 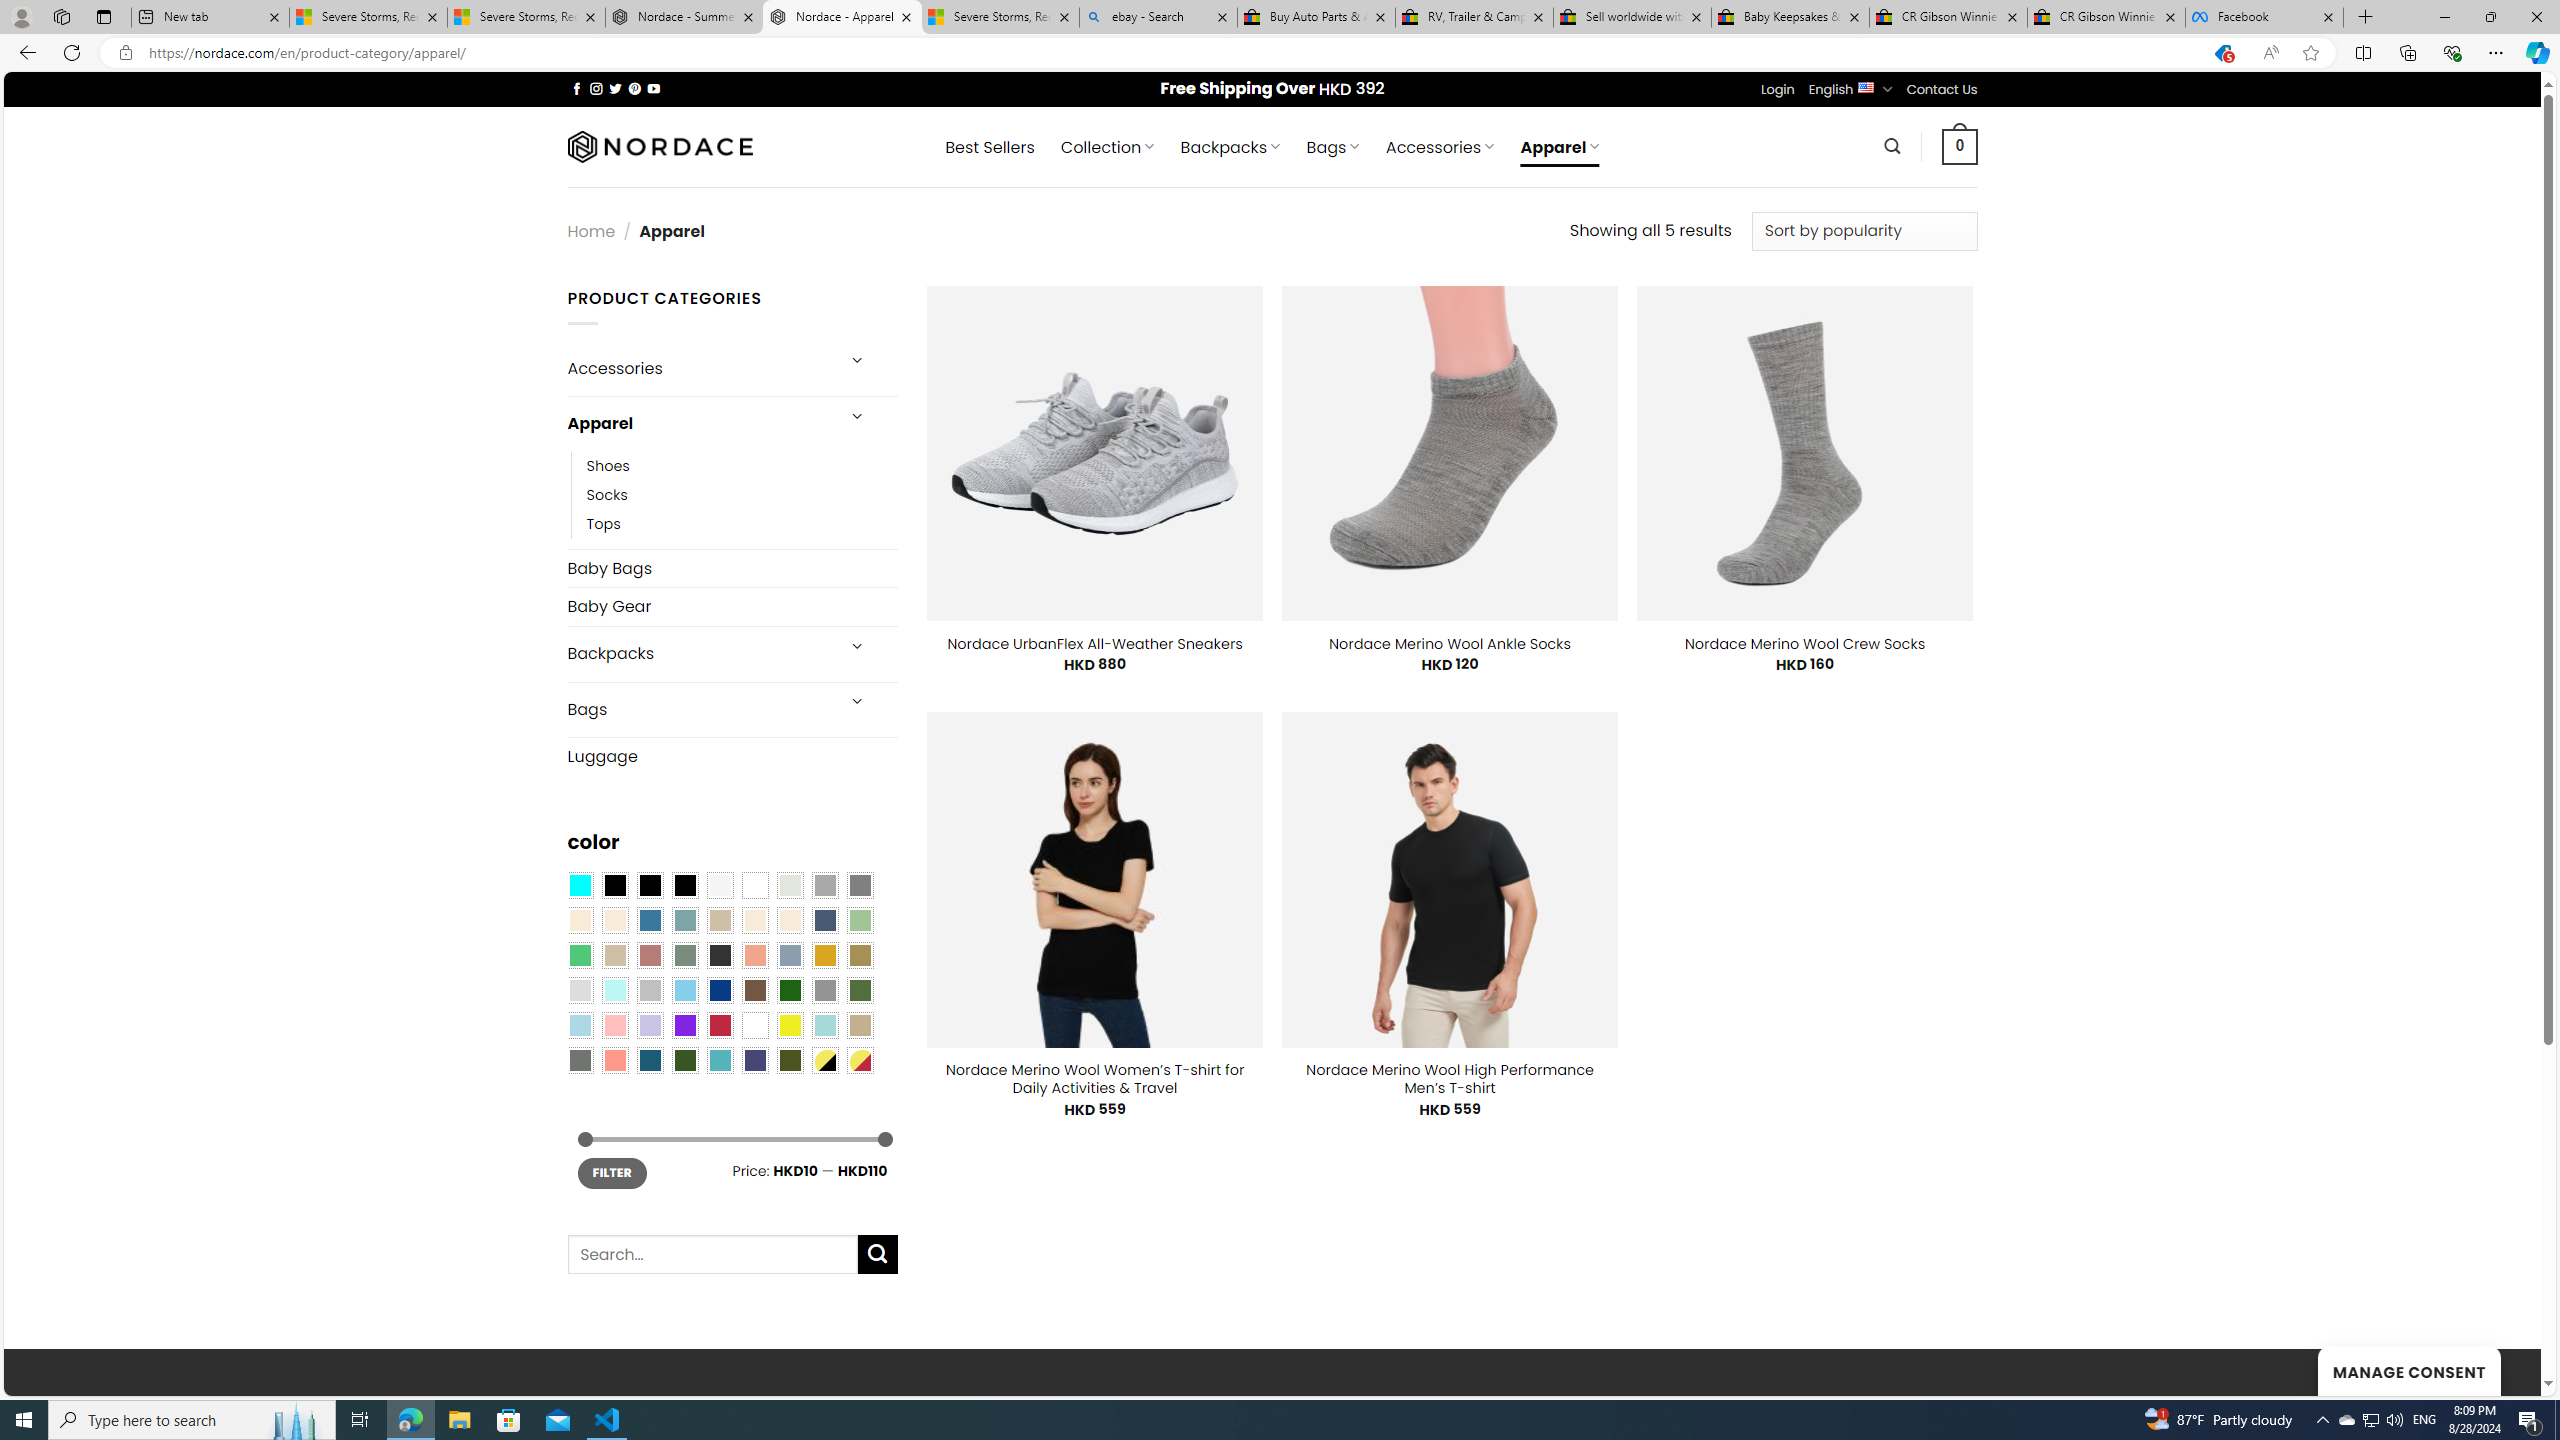 What do you see at coordinates (578, 884) in the screenshot?
I see `'Aqua Blue'` at bounding box center [578, 884].